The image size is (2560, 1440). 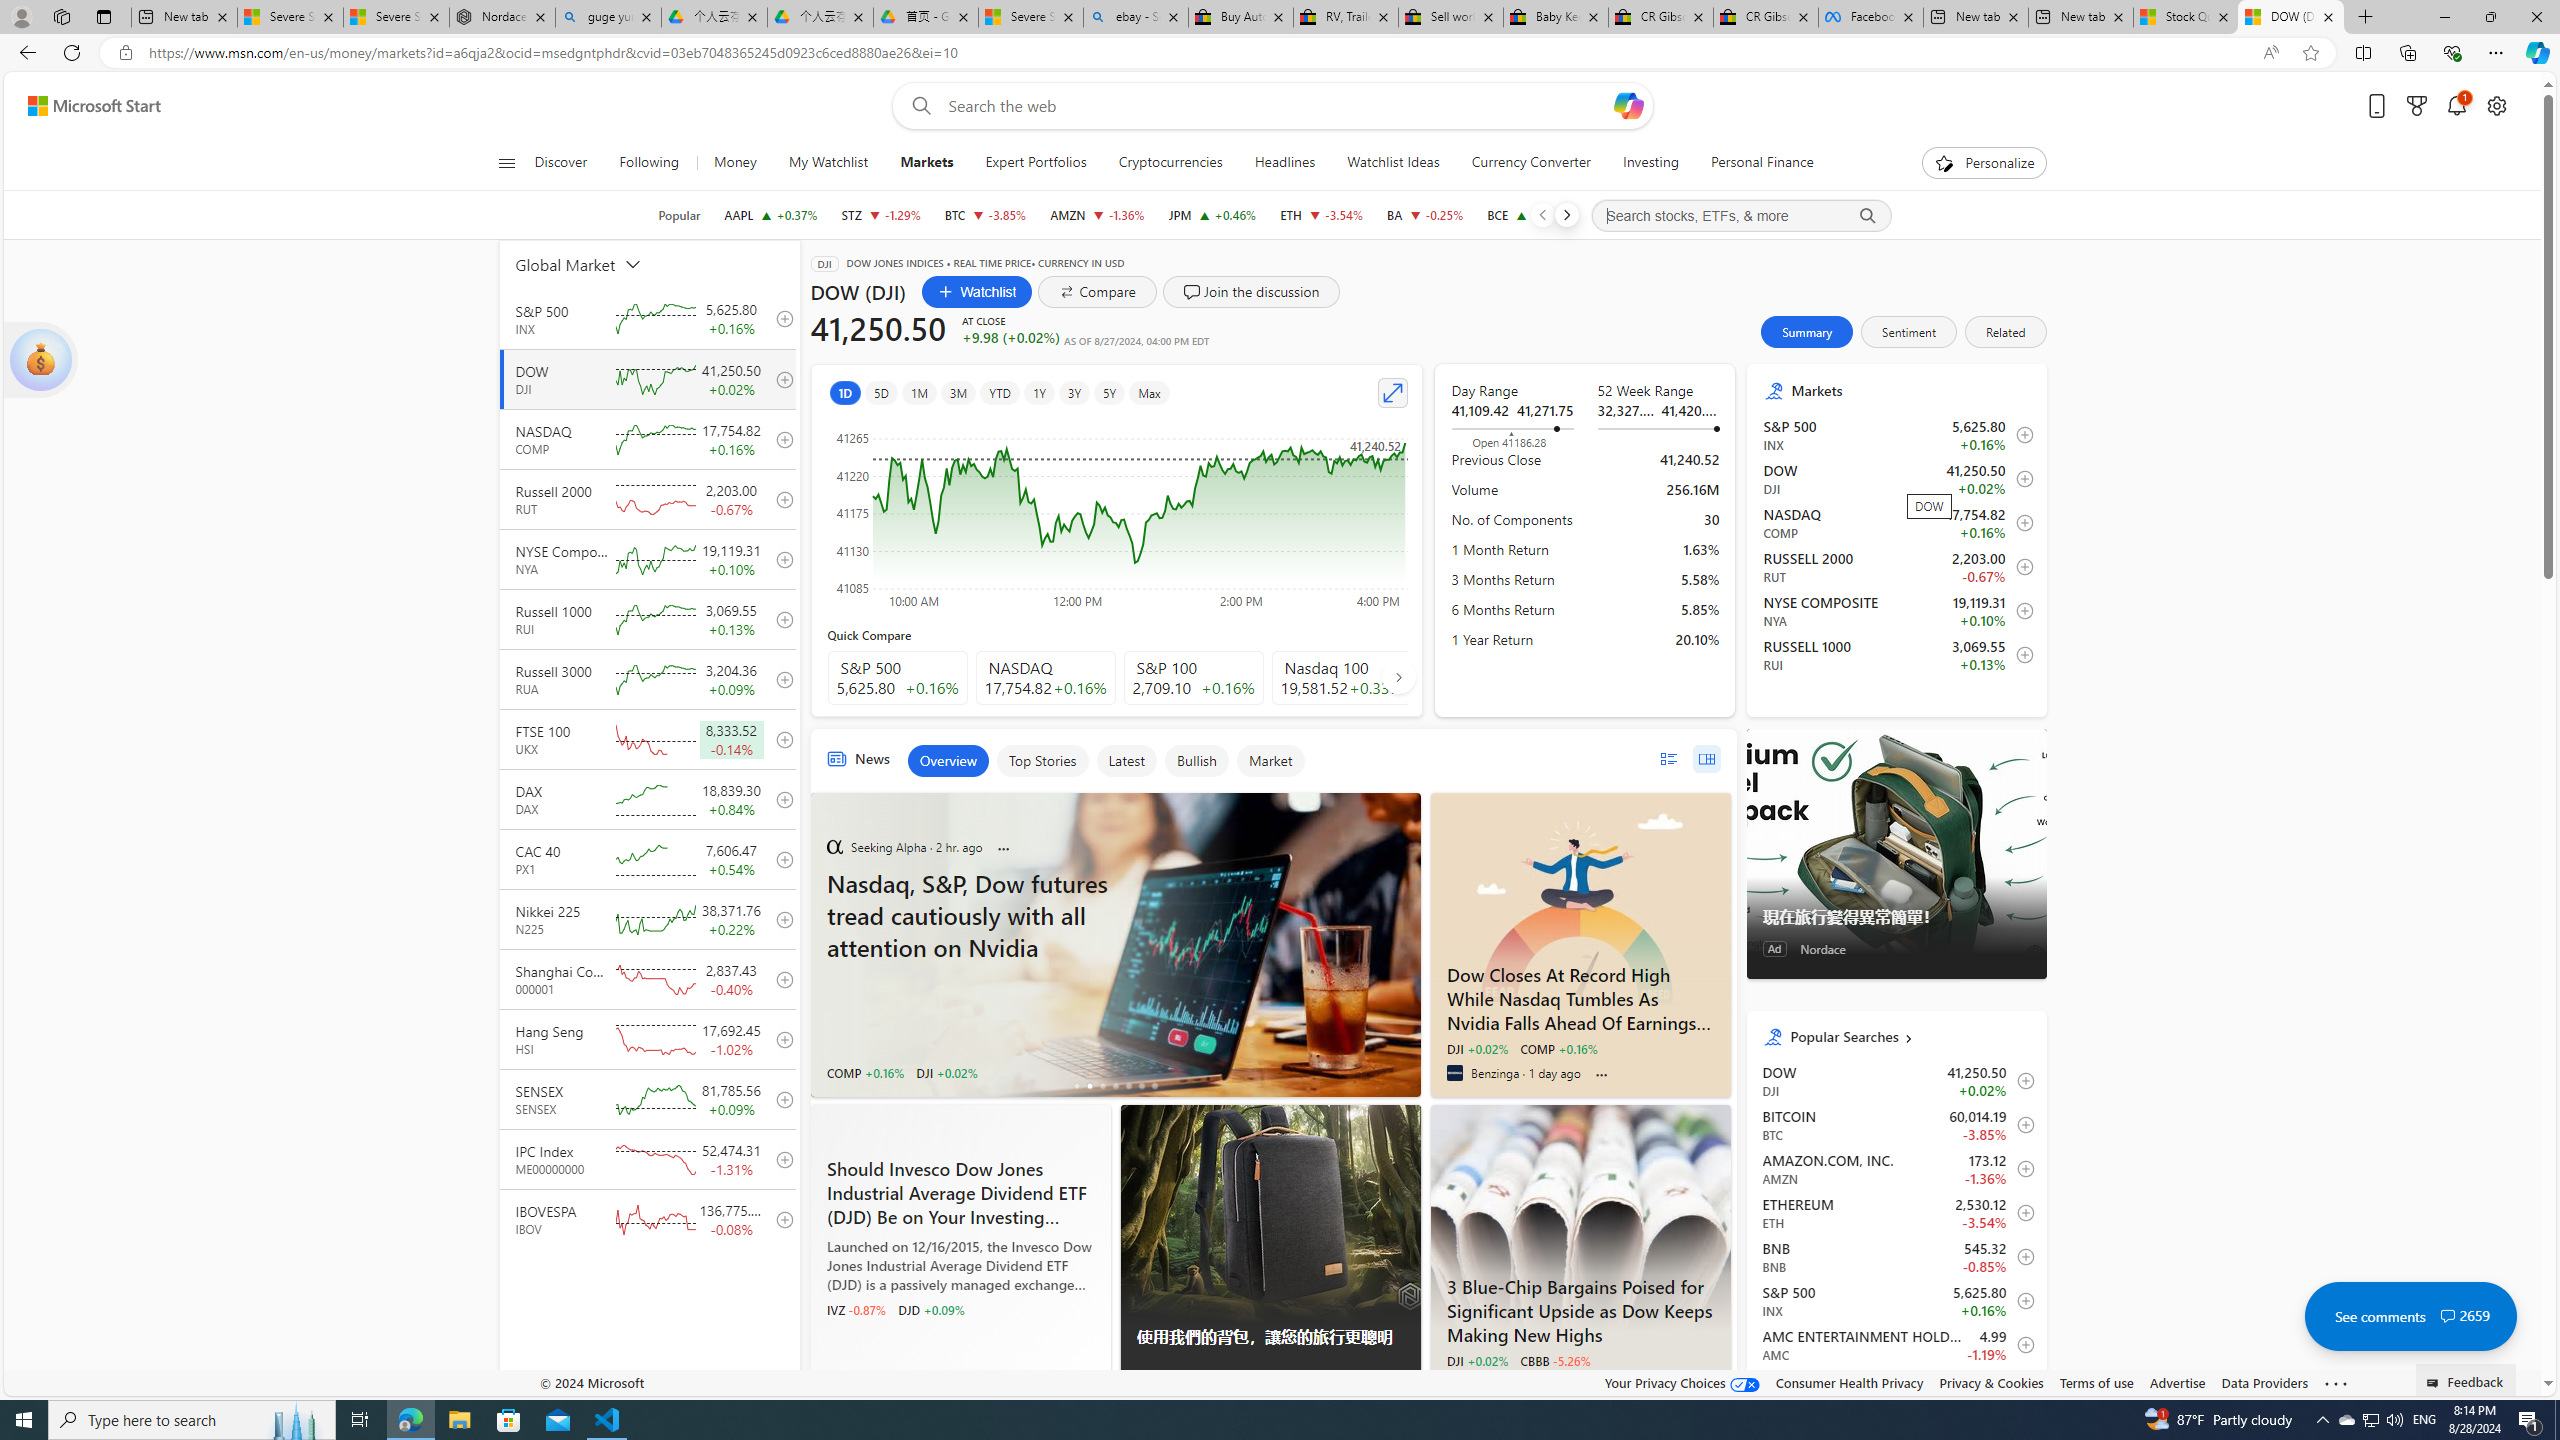 I want to click on 'Bullish', so click(x=1195, y=761).